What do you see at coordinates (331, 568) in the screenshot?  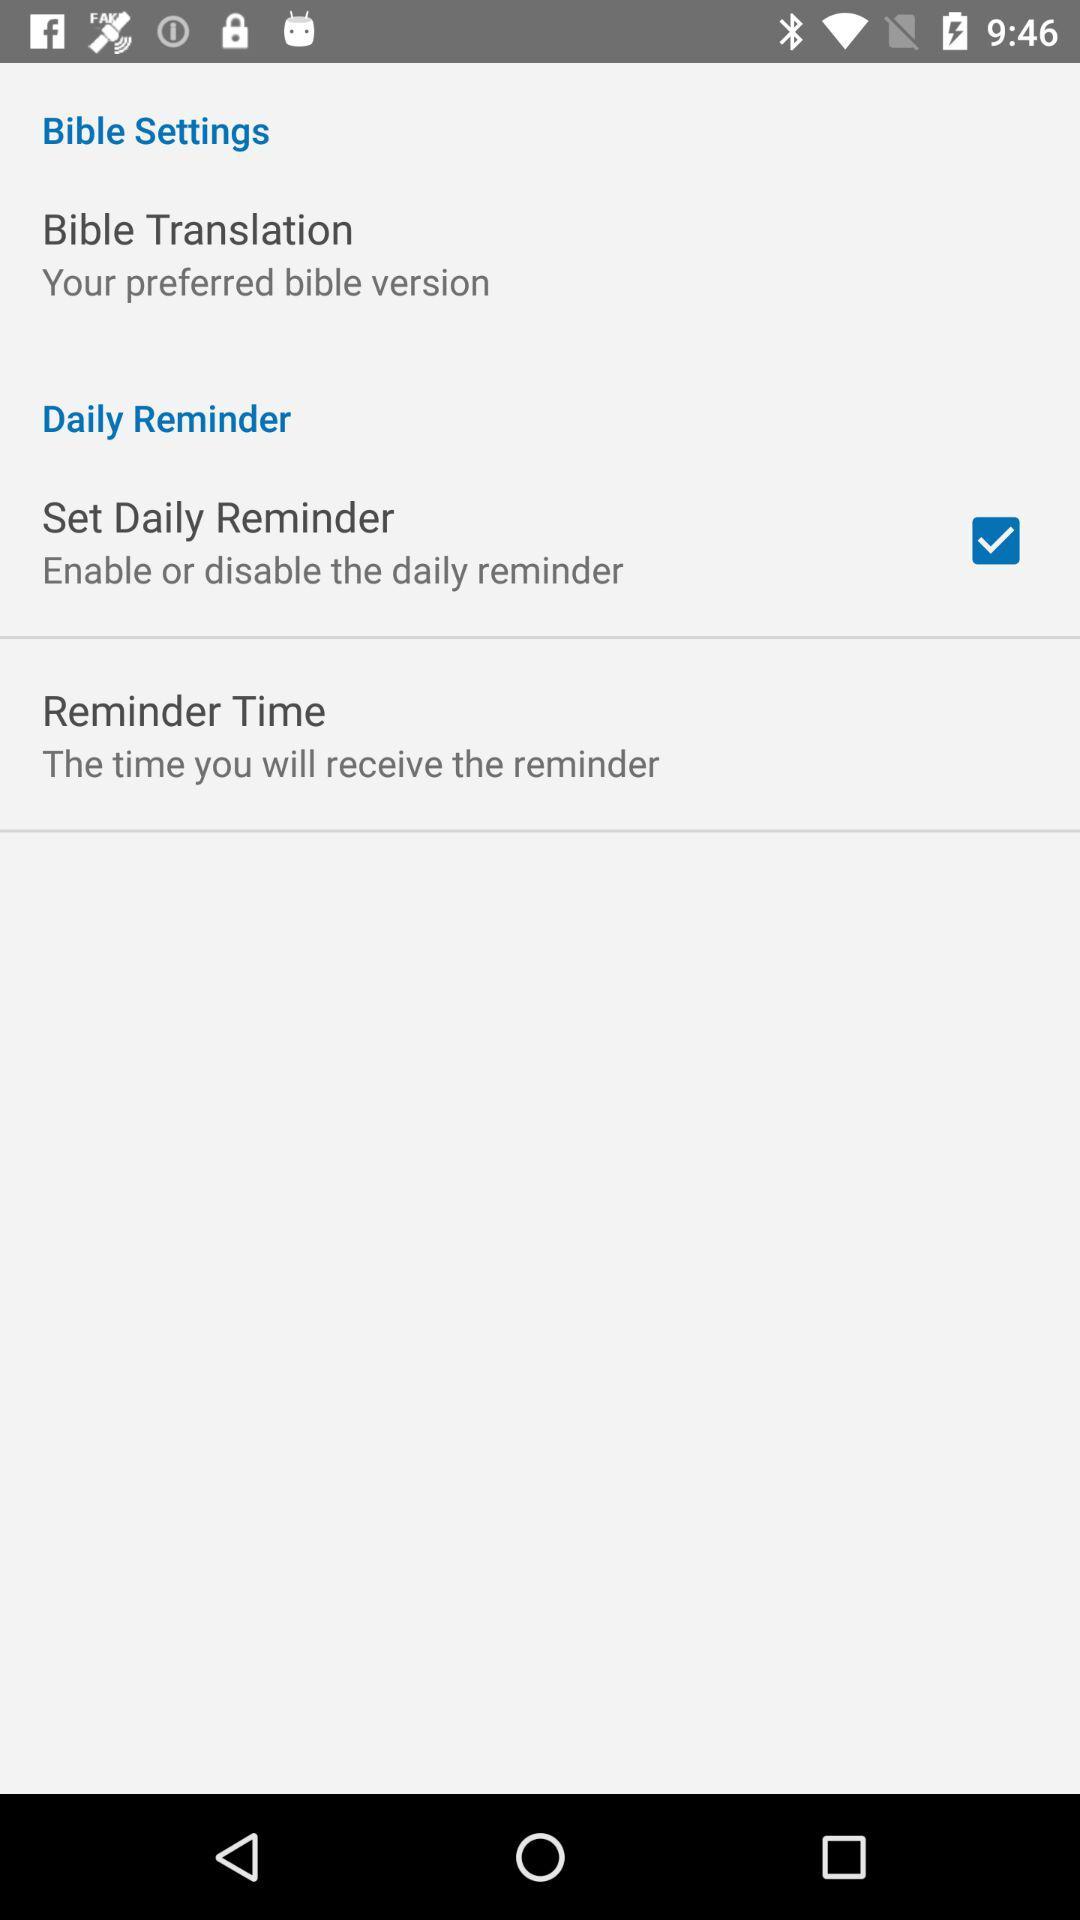 I see `item above the reminder time item` at bounding box center [331, 568].